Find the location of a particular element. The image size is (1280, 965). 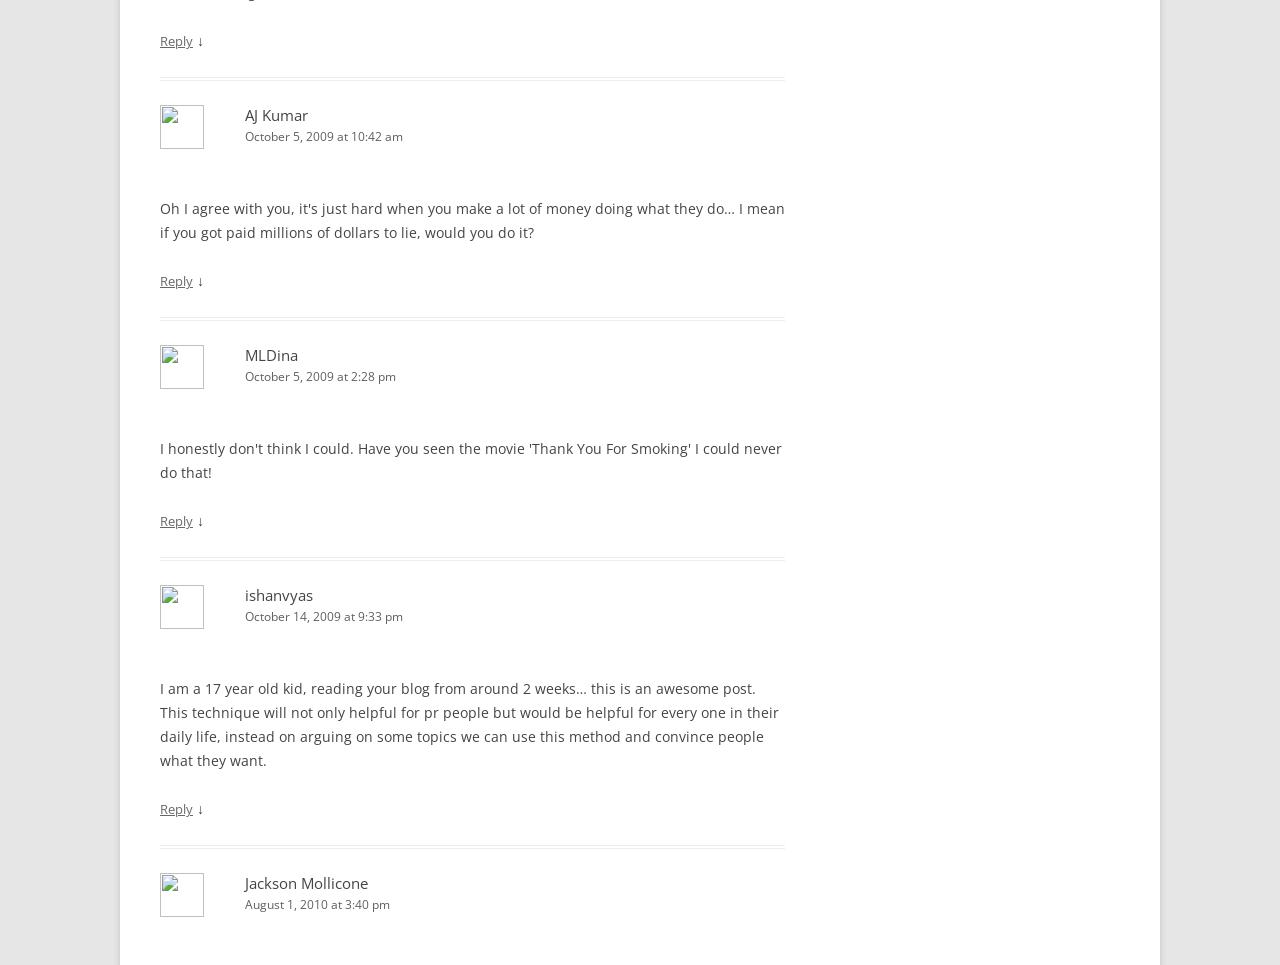

'Jackson Mollicone' is located at coordinates (243, 882).